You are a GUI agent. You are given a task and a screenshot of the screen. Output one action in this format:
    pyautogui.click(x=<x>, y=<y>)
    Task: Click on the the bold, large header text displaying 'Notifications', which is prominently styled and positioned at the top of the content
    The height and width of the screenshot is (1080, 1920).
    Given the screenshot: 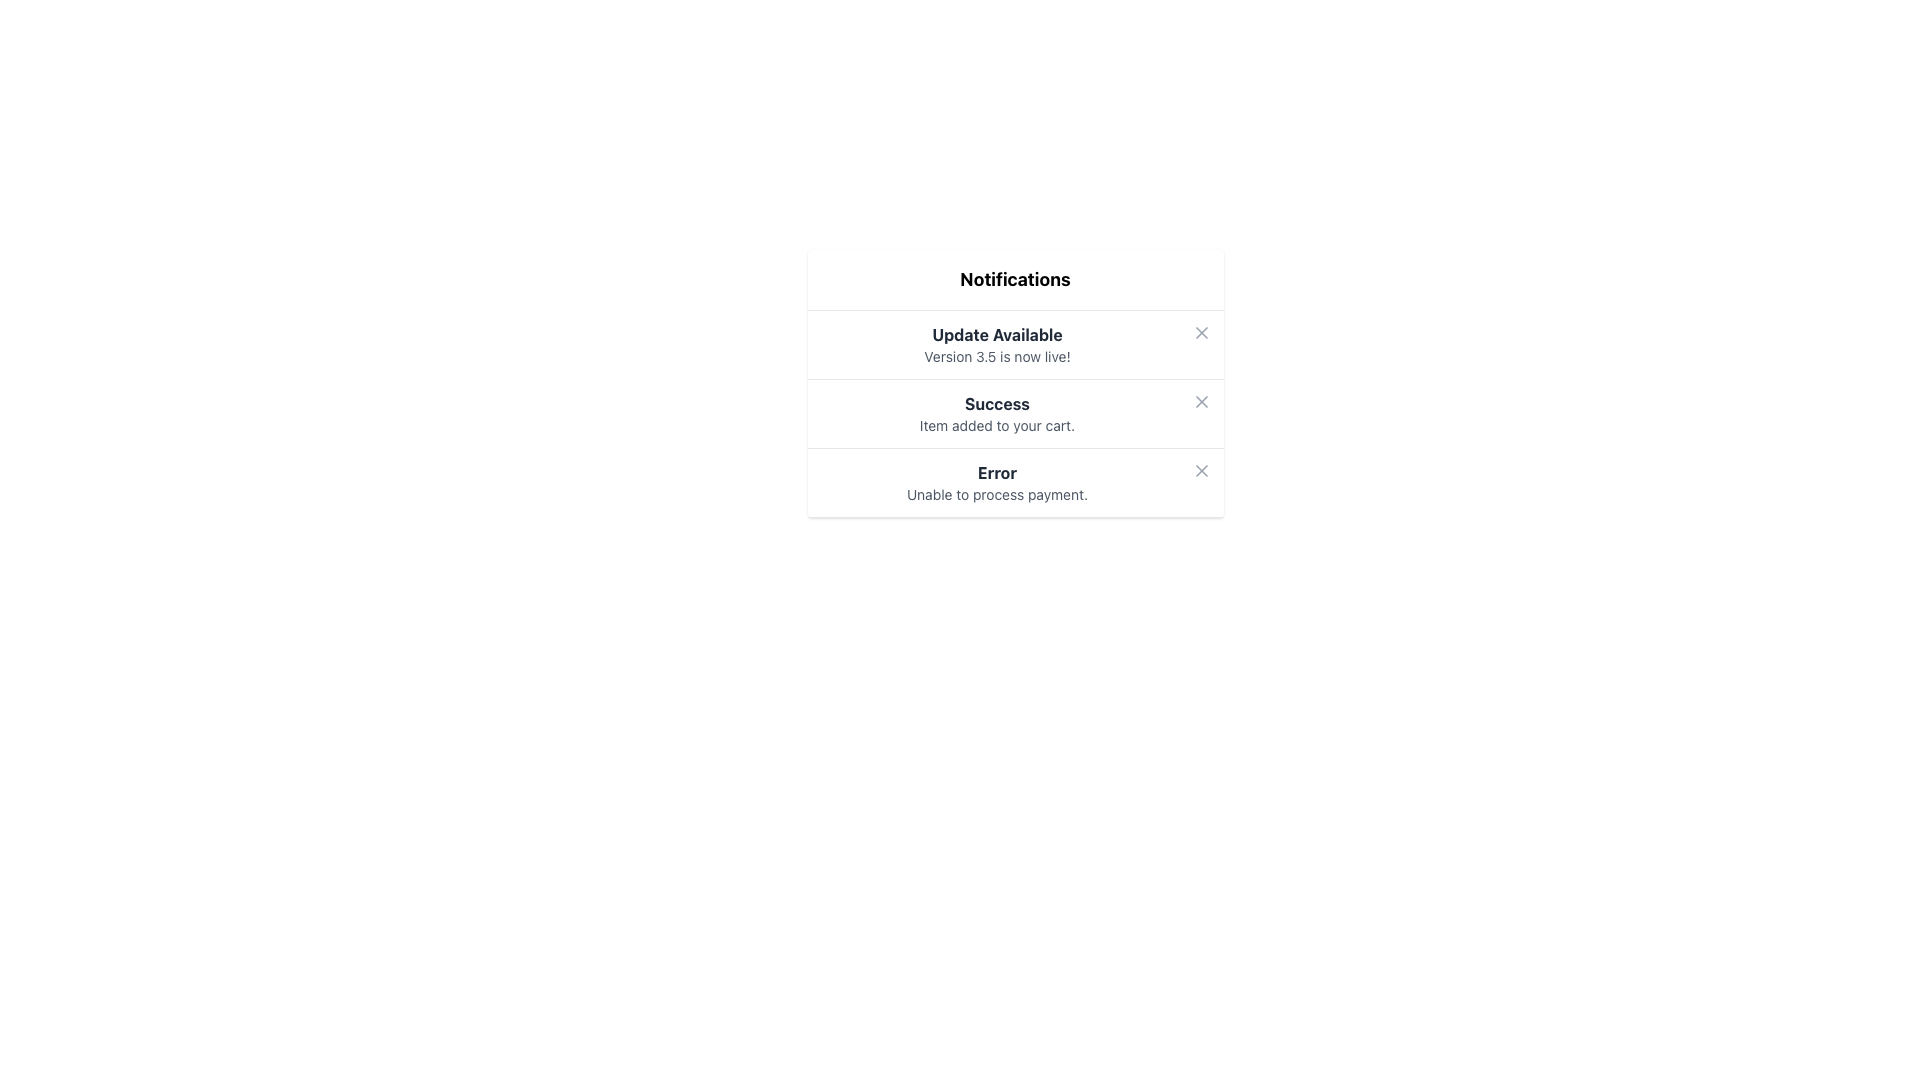 What is the action you would take?
    pyautogui.click(x=1015, y=280)
    